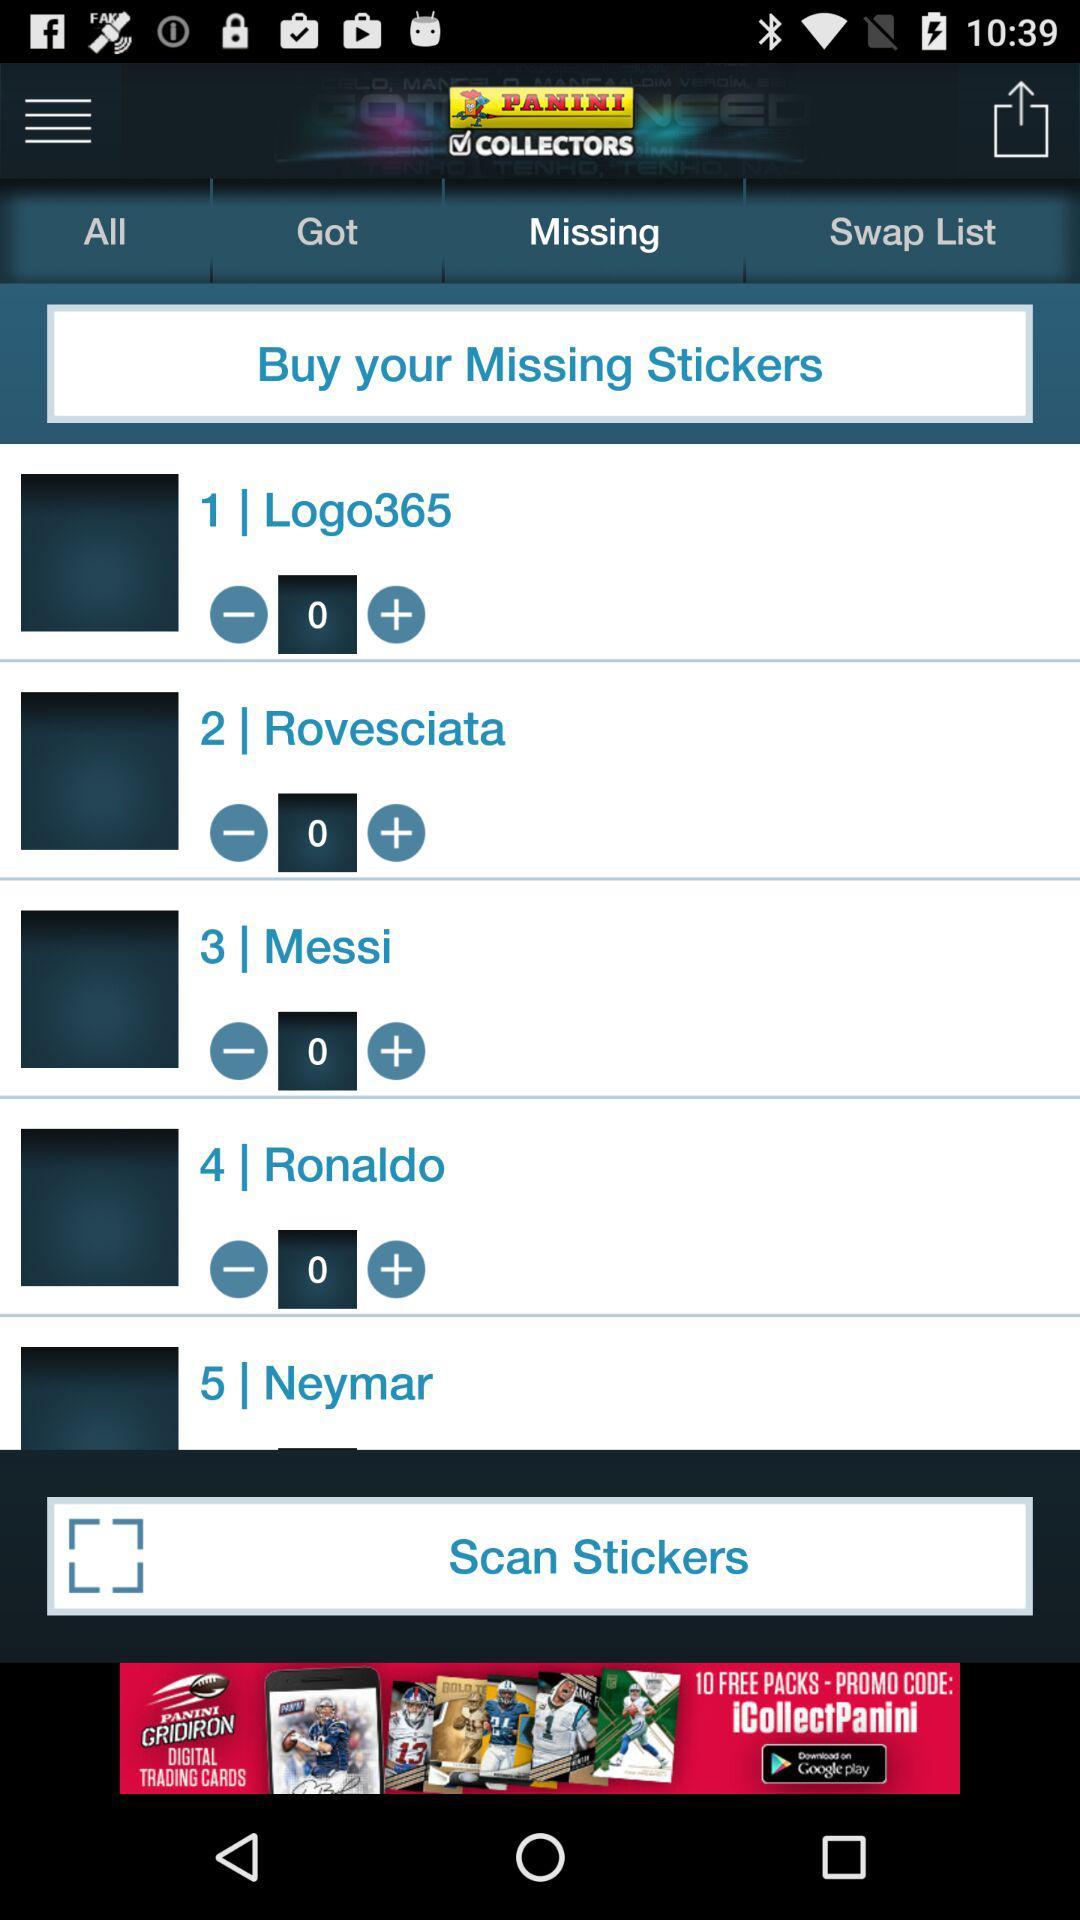 The width and height of the screenshot is (1080, 1920). I want to click on advertisement, so click(540, 1727).